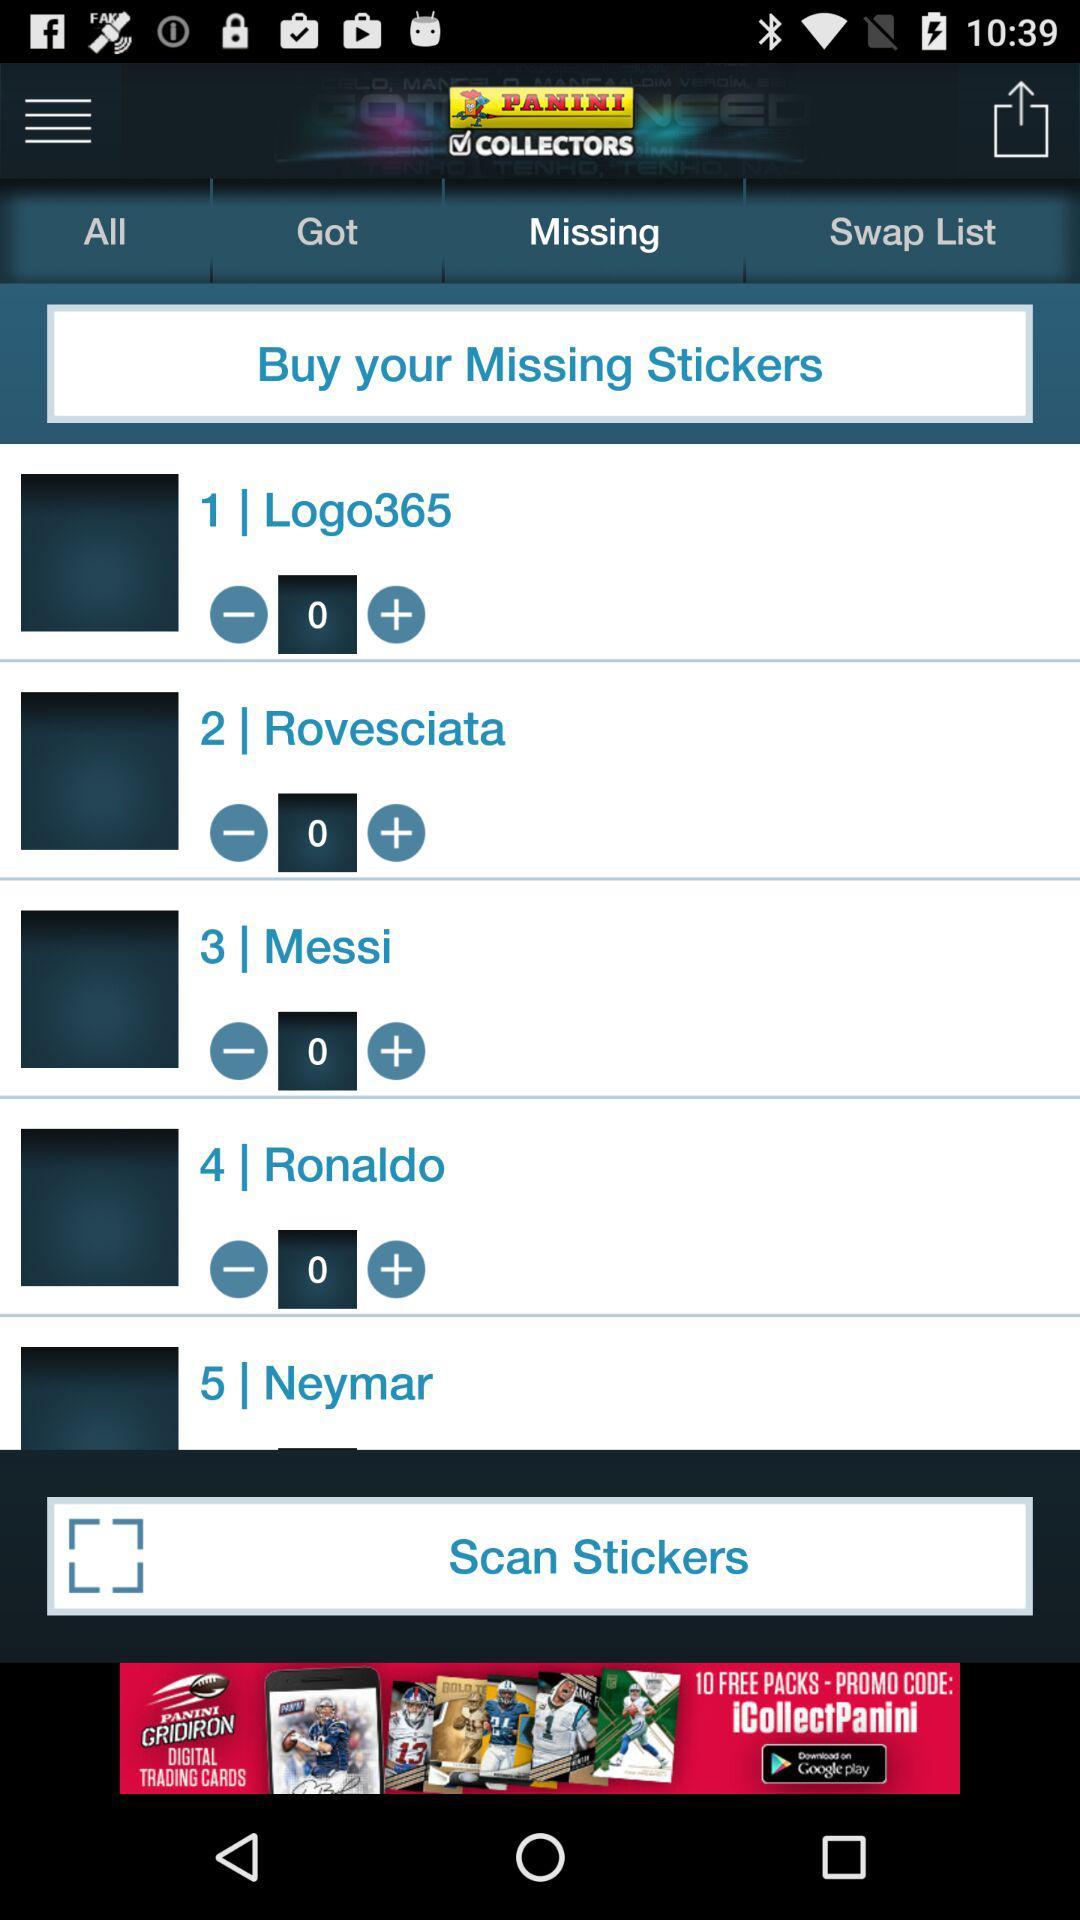 The width and height of the screenshot is (1080, 1920). I want to click on advertisement, so click(540, 1727).